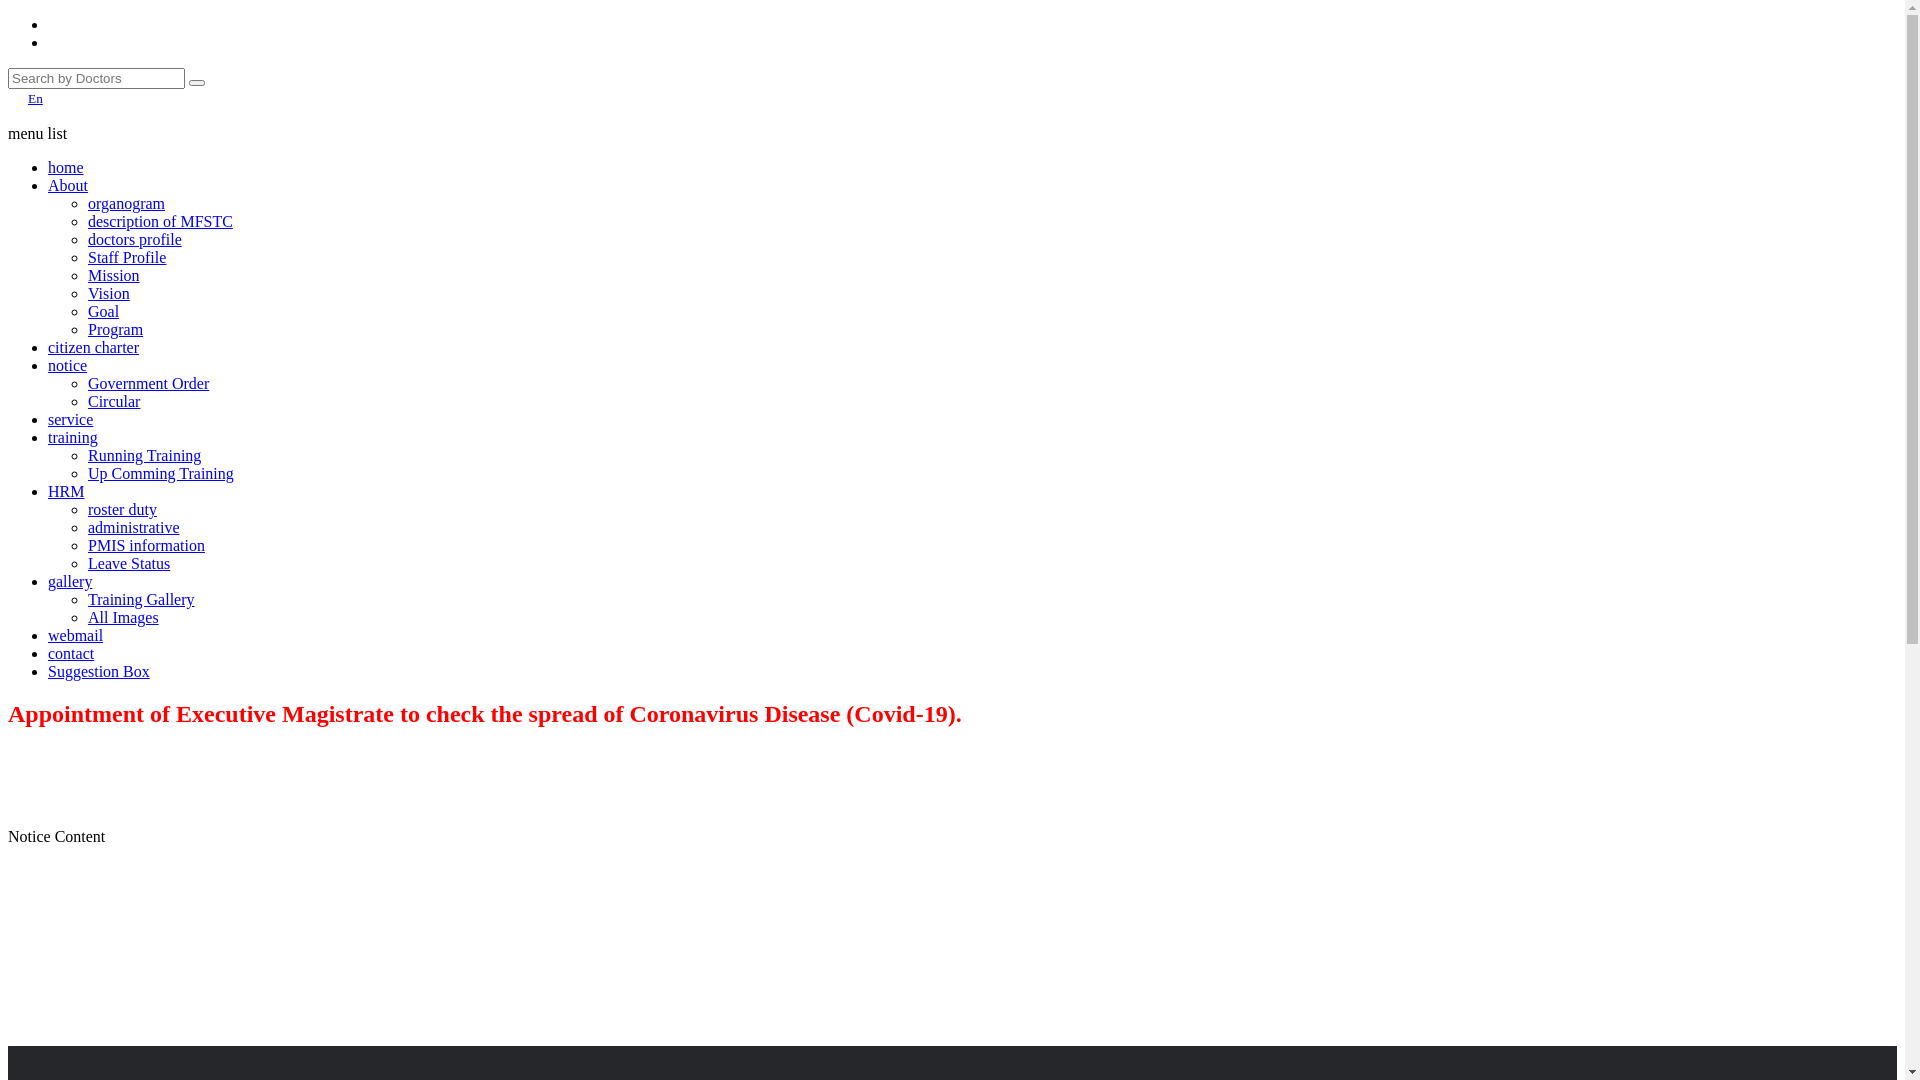  What do you see at coordinates (75, 635) in the screenshot?
I see `'webmail'` at bounding box center [75, 635].